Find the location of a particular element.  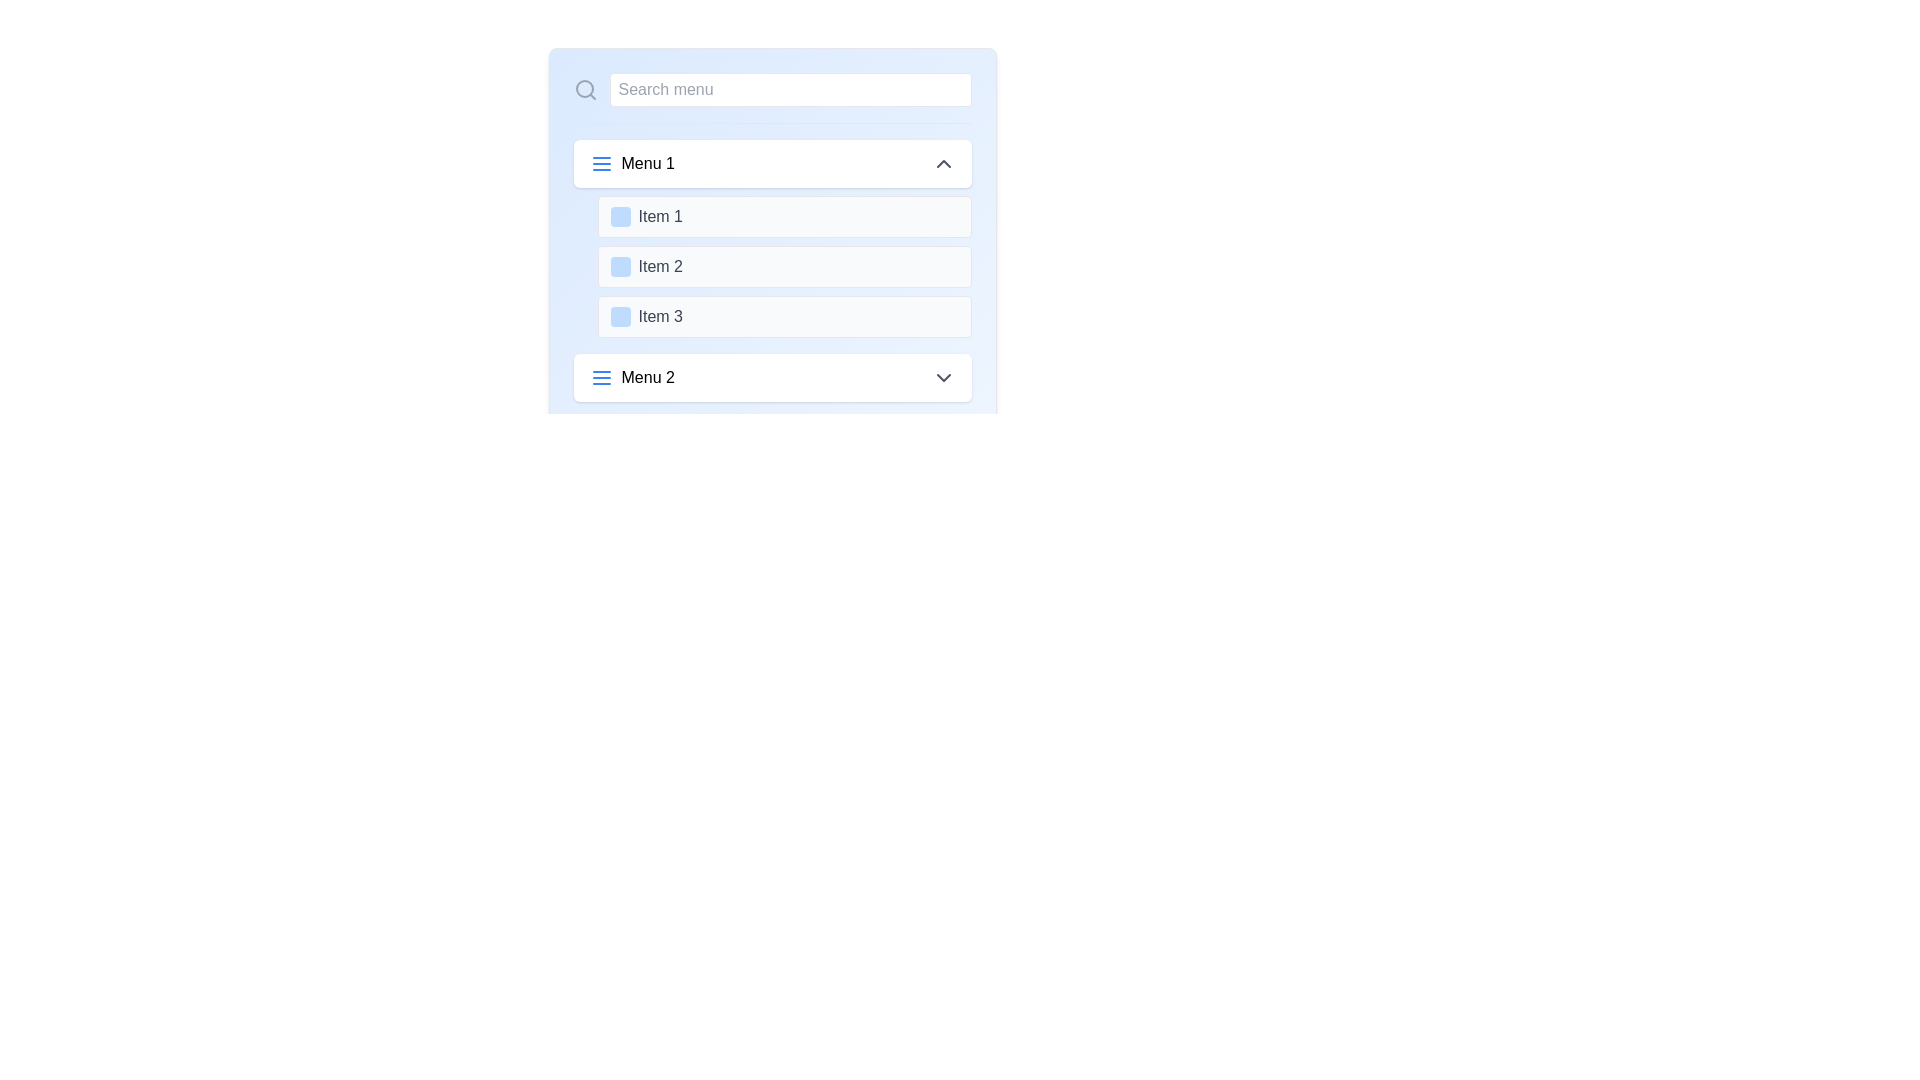

the small rectangular blue icon with rounded corners located to the left of the text 'Item 1' in the dropdown of 'Menu 1' is located at coordinates (619, 216).